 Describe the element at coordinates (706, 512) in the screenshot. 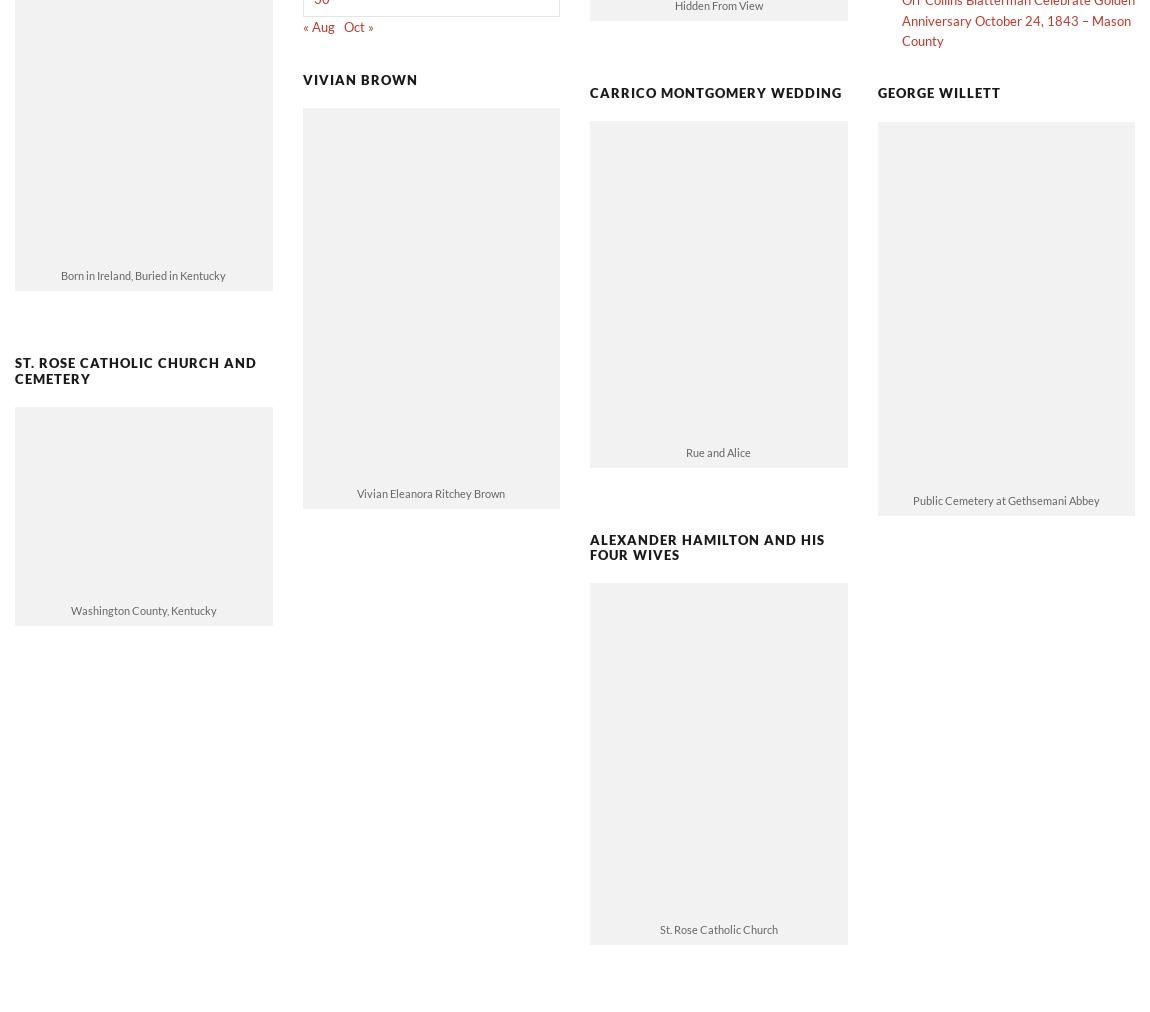

I see `'Alexander Hamilton and His Four Wives'` at that location.